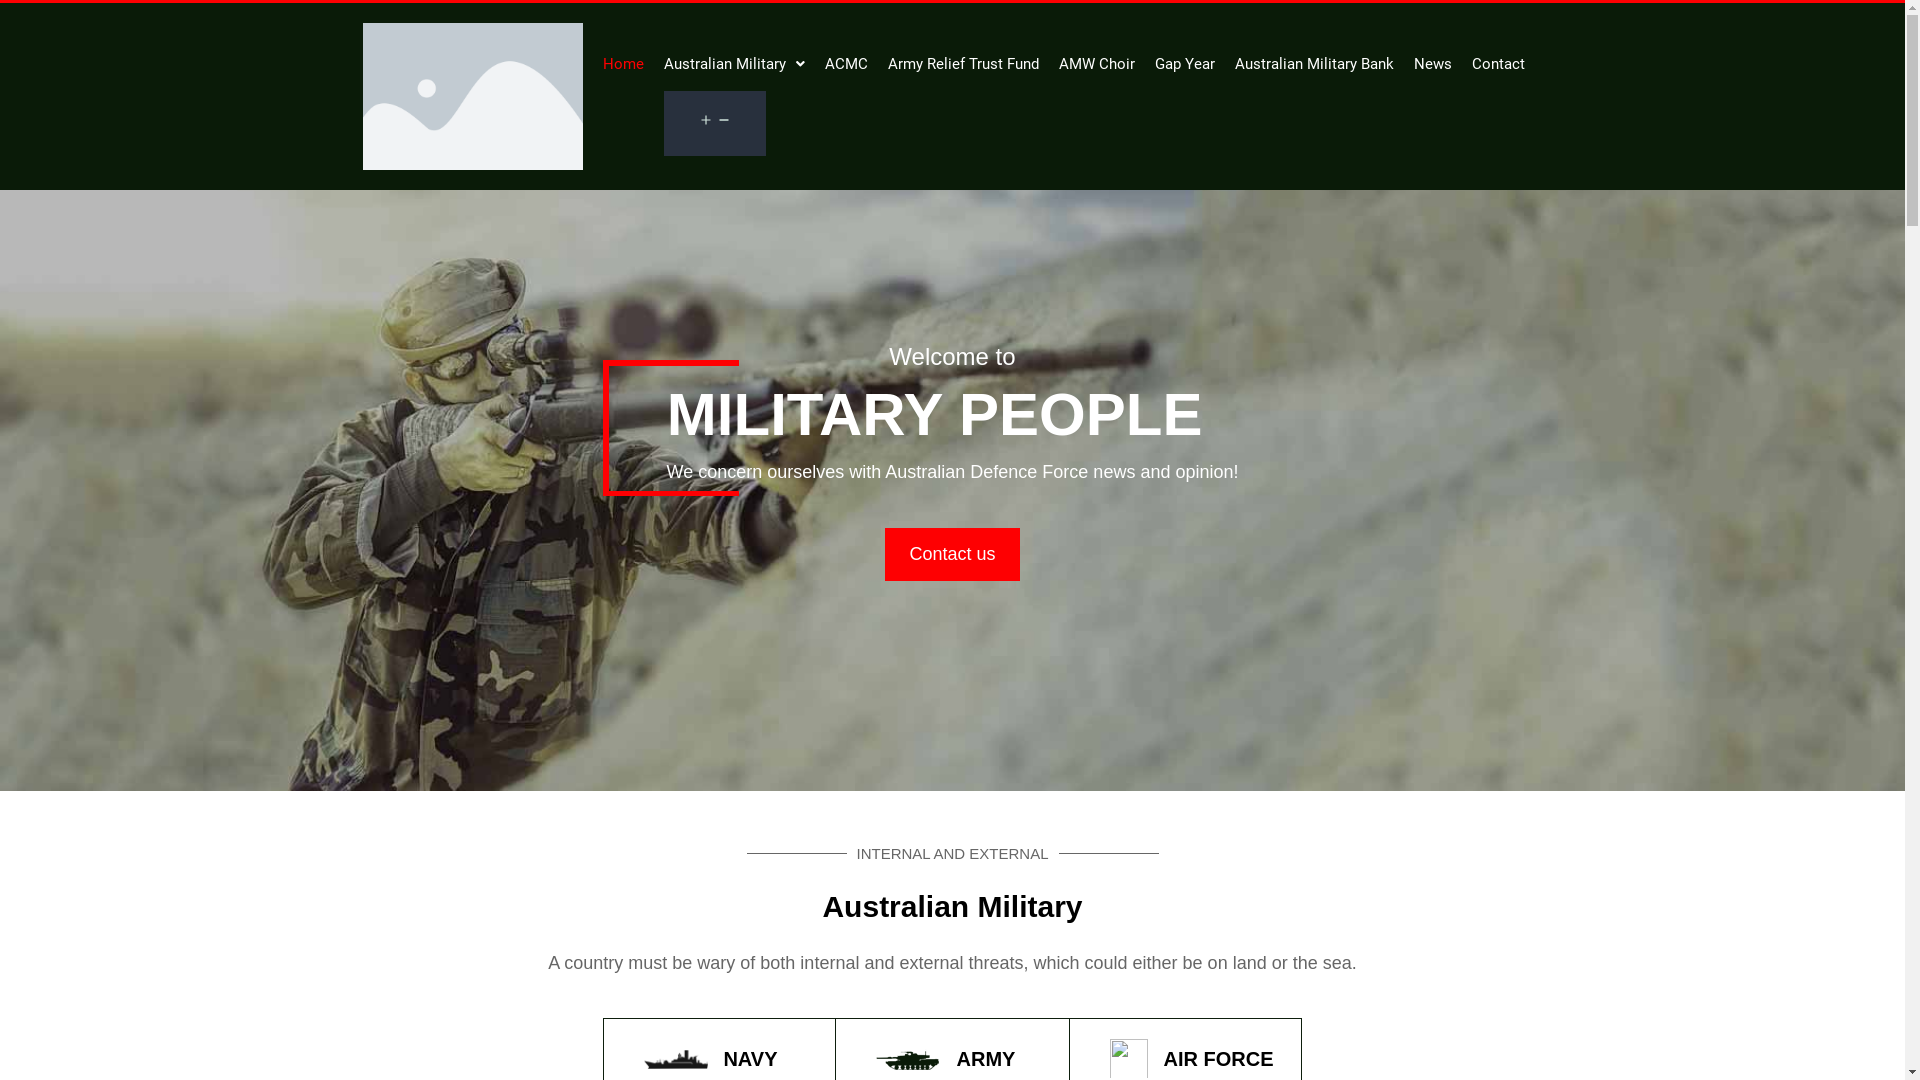  I want to click on 'Australian Military Bank', so click(1313, 63).